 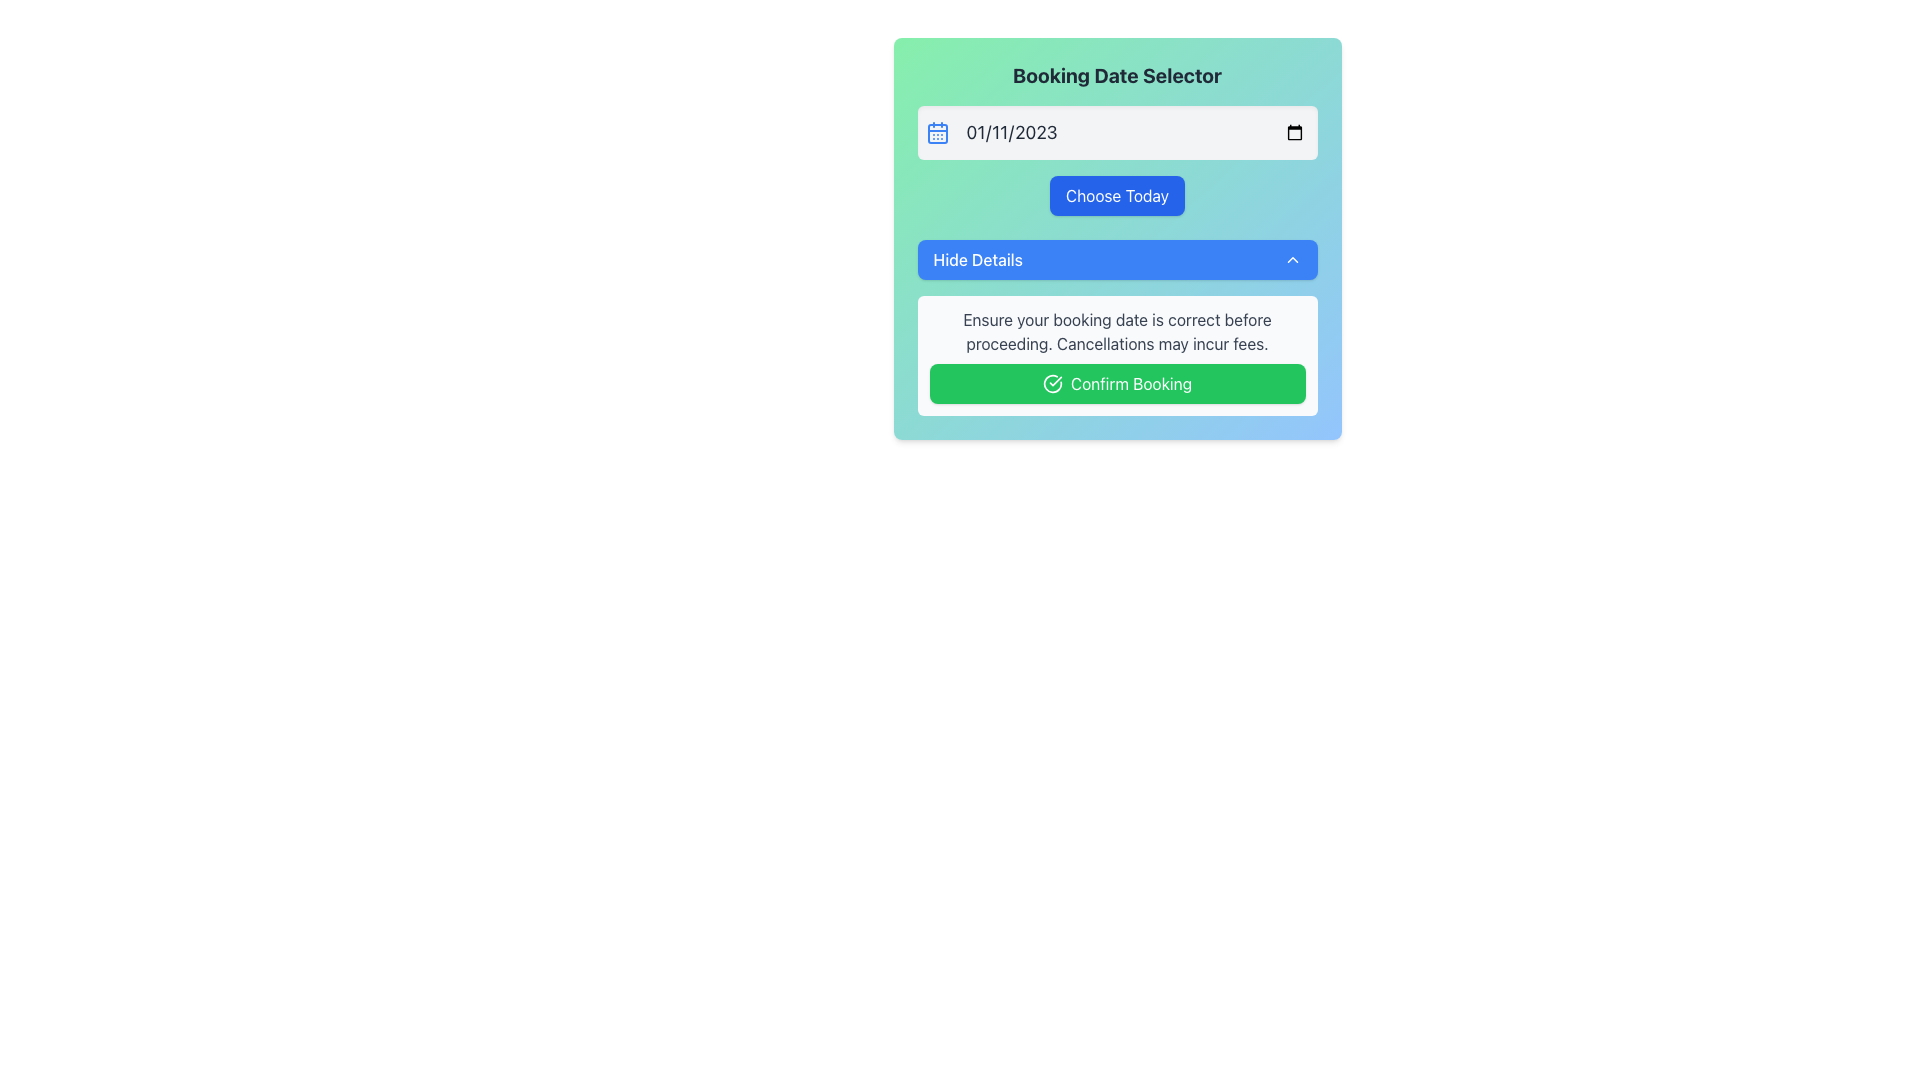 What do you see at coordinates (1116, 330) in the screenshot?
I see `the text block that contains the message 'Ensure your booking date is correct before proceeding. Cancellations may incur fees.' which is styled with a gray font color and is located above the green button labeled 'Confirm Booking.'` at bounding box center [1116, 330].